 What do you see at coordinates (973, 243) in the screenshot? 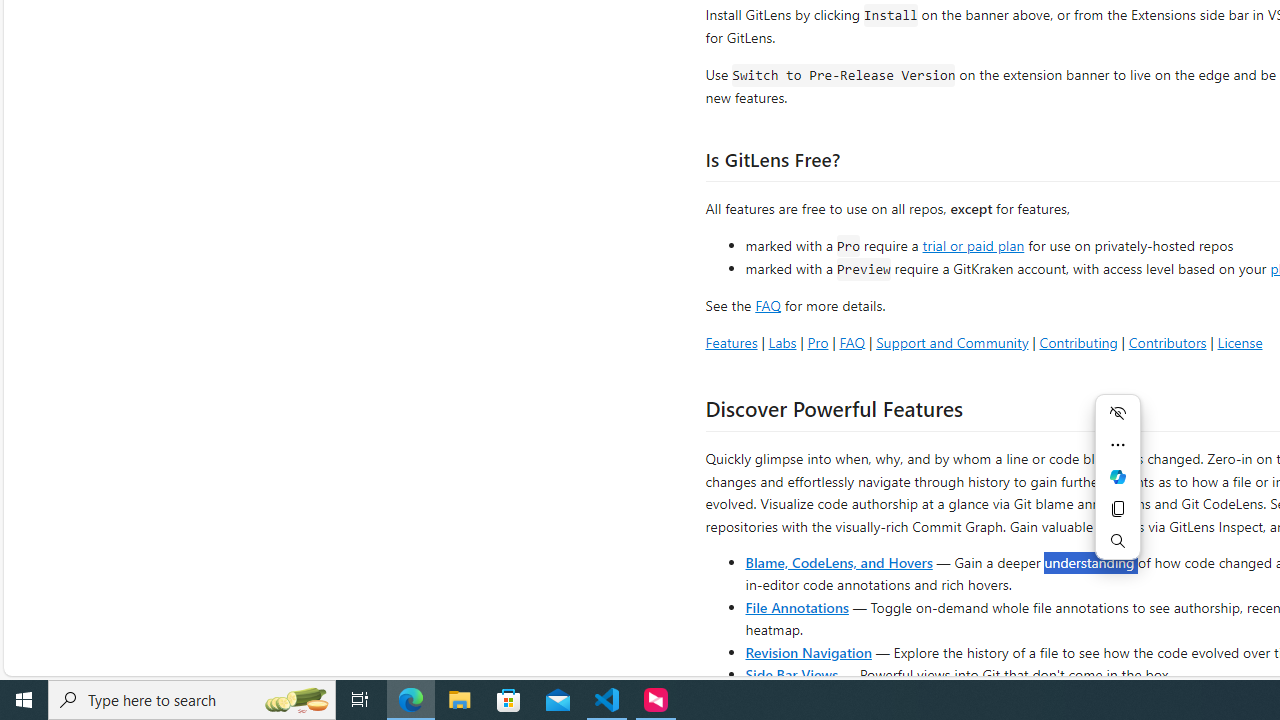
I see `'trial or paid plan'` at bounding box center [973, 243].